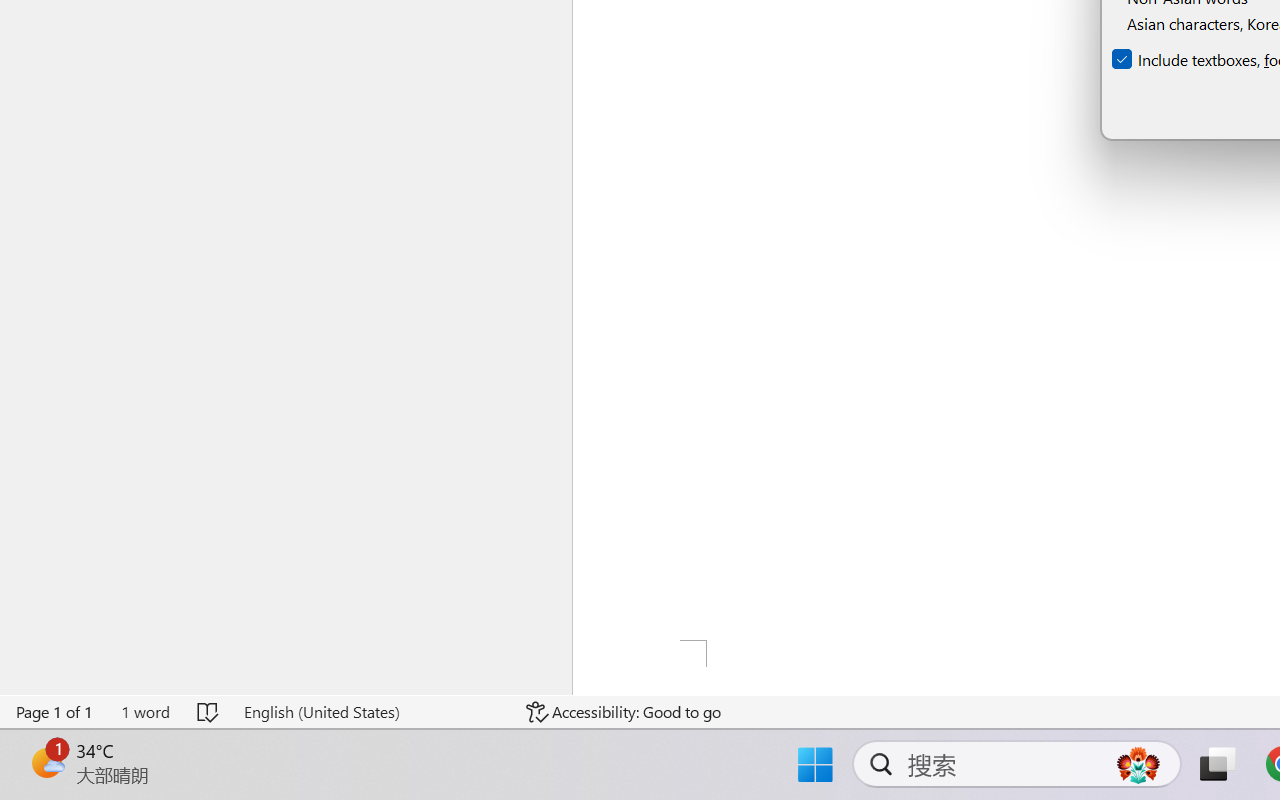 The image size is (1280, 800). Describe the element at coordinates (371, 711) in the screenshot. I see `'Language English (United States)'` at that location.